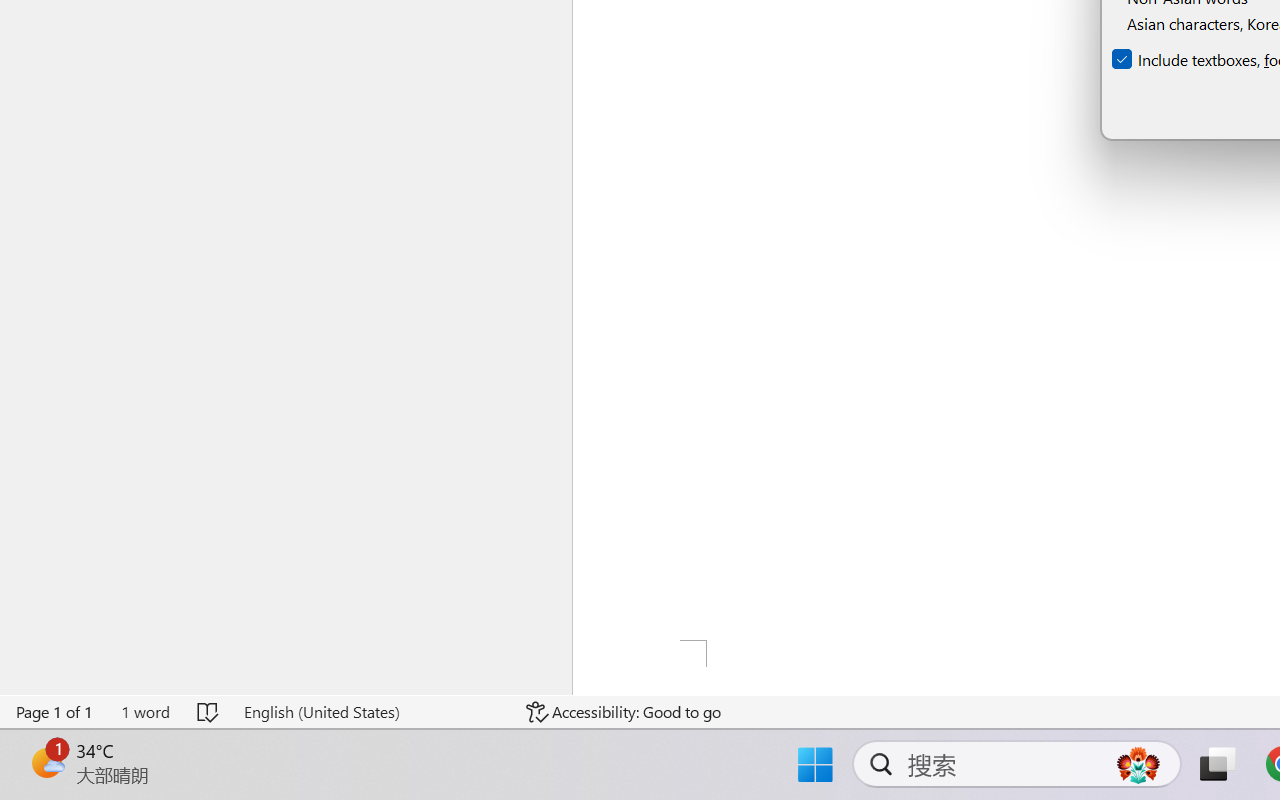 The image size is (1280, 800). Describe the element at coordinates (371, 711) in the screenshot. I see `'Language English (United States)'` at that location.